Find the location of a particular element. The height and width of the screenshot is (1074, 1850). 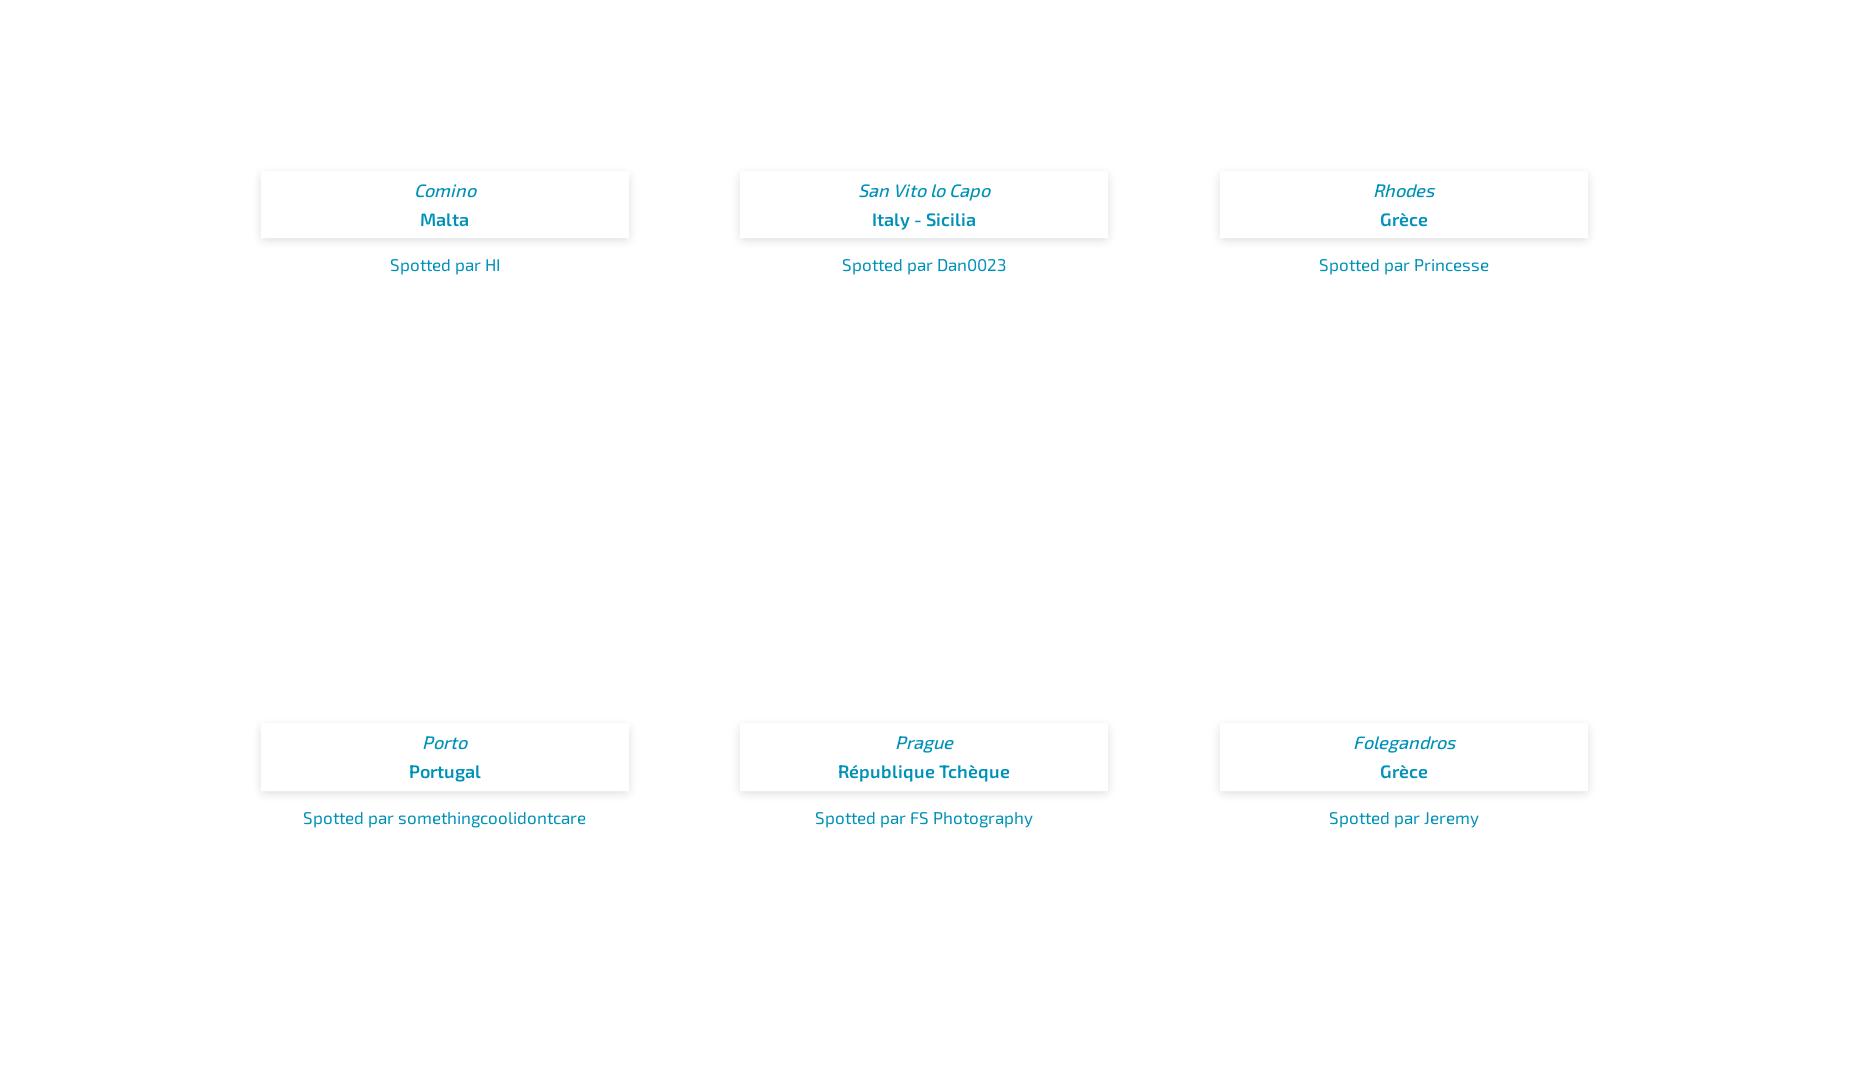

'Comino' is located at coordinates (443, 189).